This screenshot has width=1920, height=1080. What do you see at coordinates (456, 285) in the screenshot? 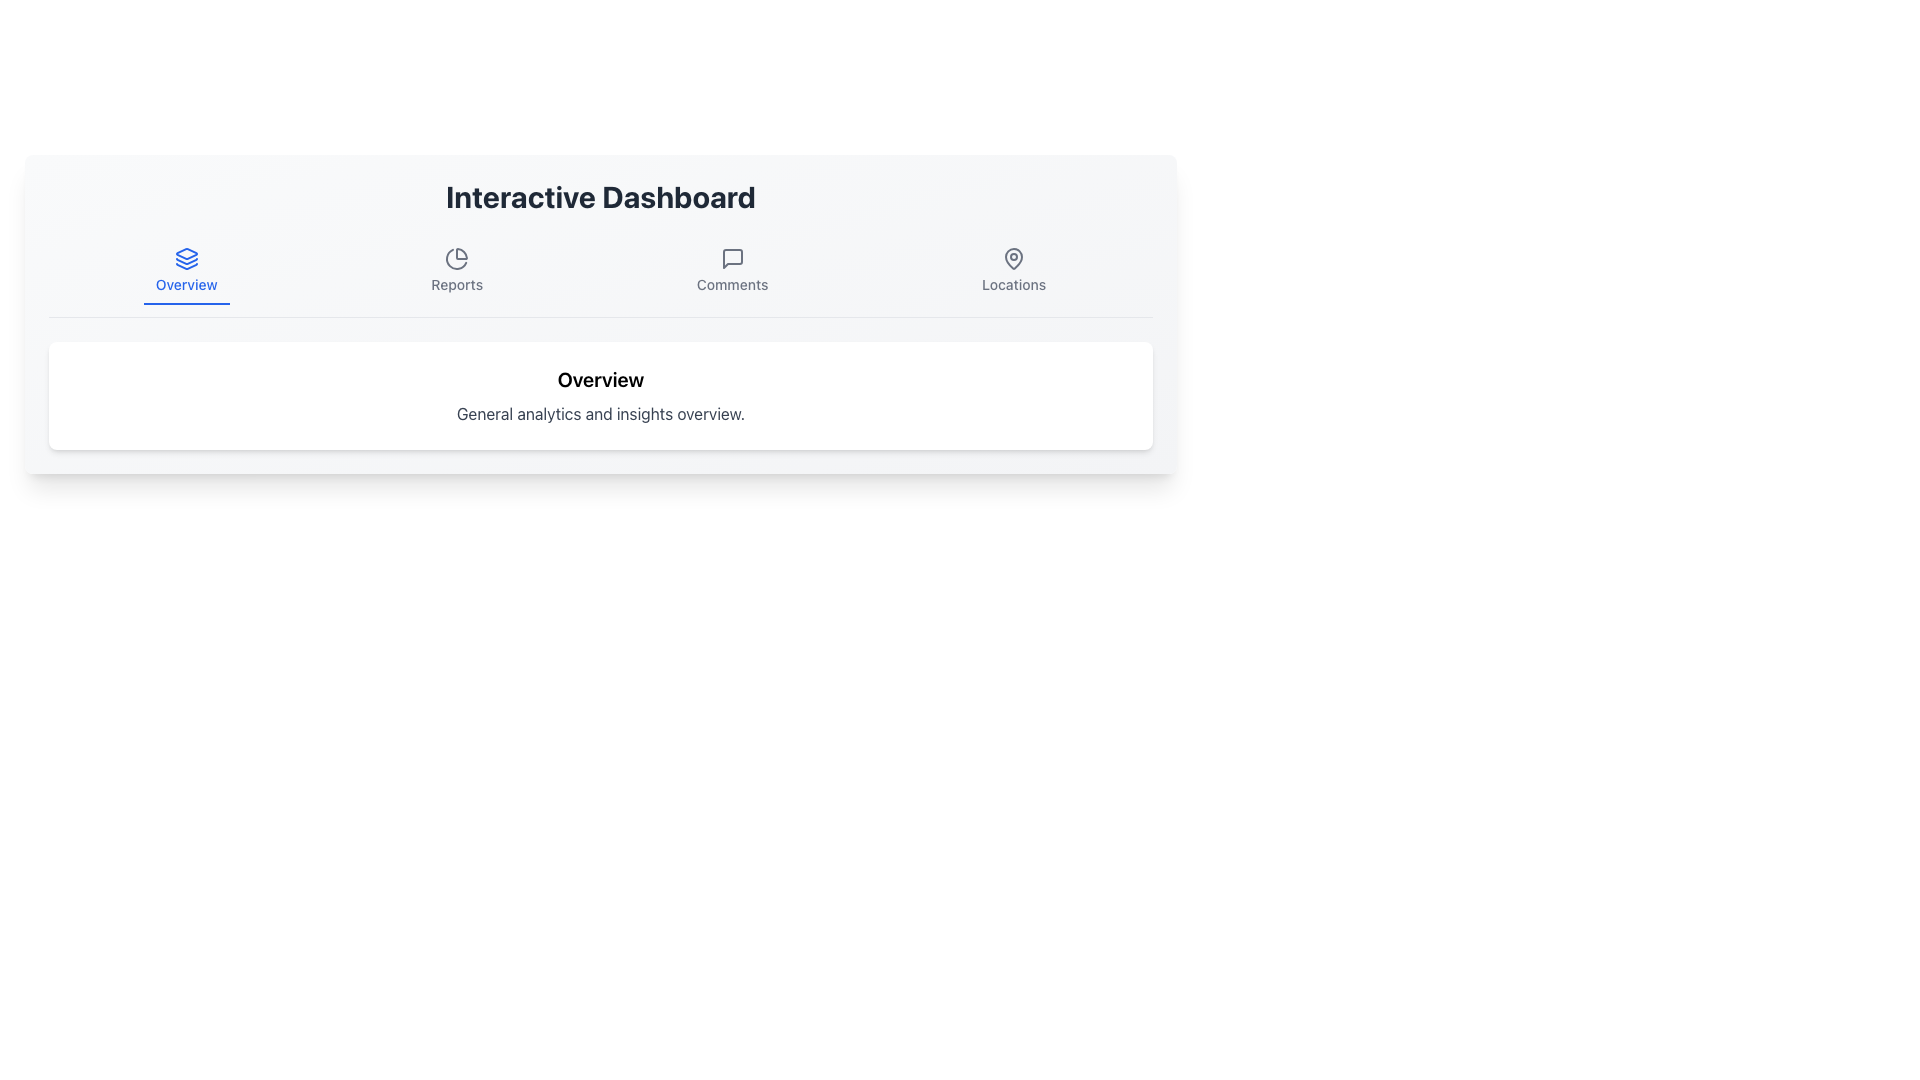
I see `the 'Reports' text label in the navigation menu` at bounding box center [456, 285].